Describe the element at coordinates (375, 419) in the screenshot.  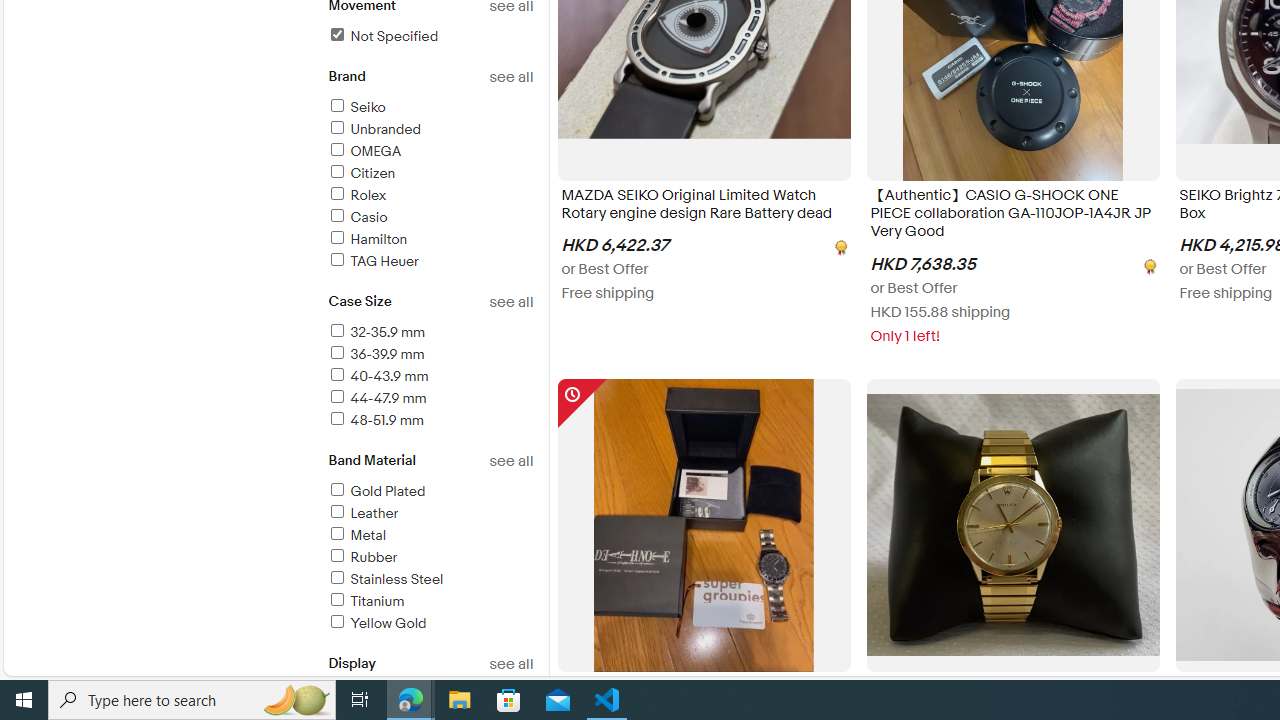
I see `'48-51.9 mm'` at that location.